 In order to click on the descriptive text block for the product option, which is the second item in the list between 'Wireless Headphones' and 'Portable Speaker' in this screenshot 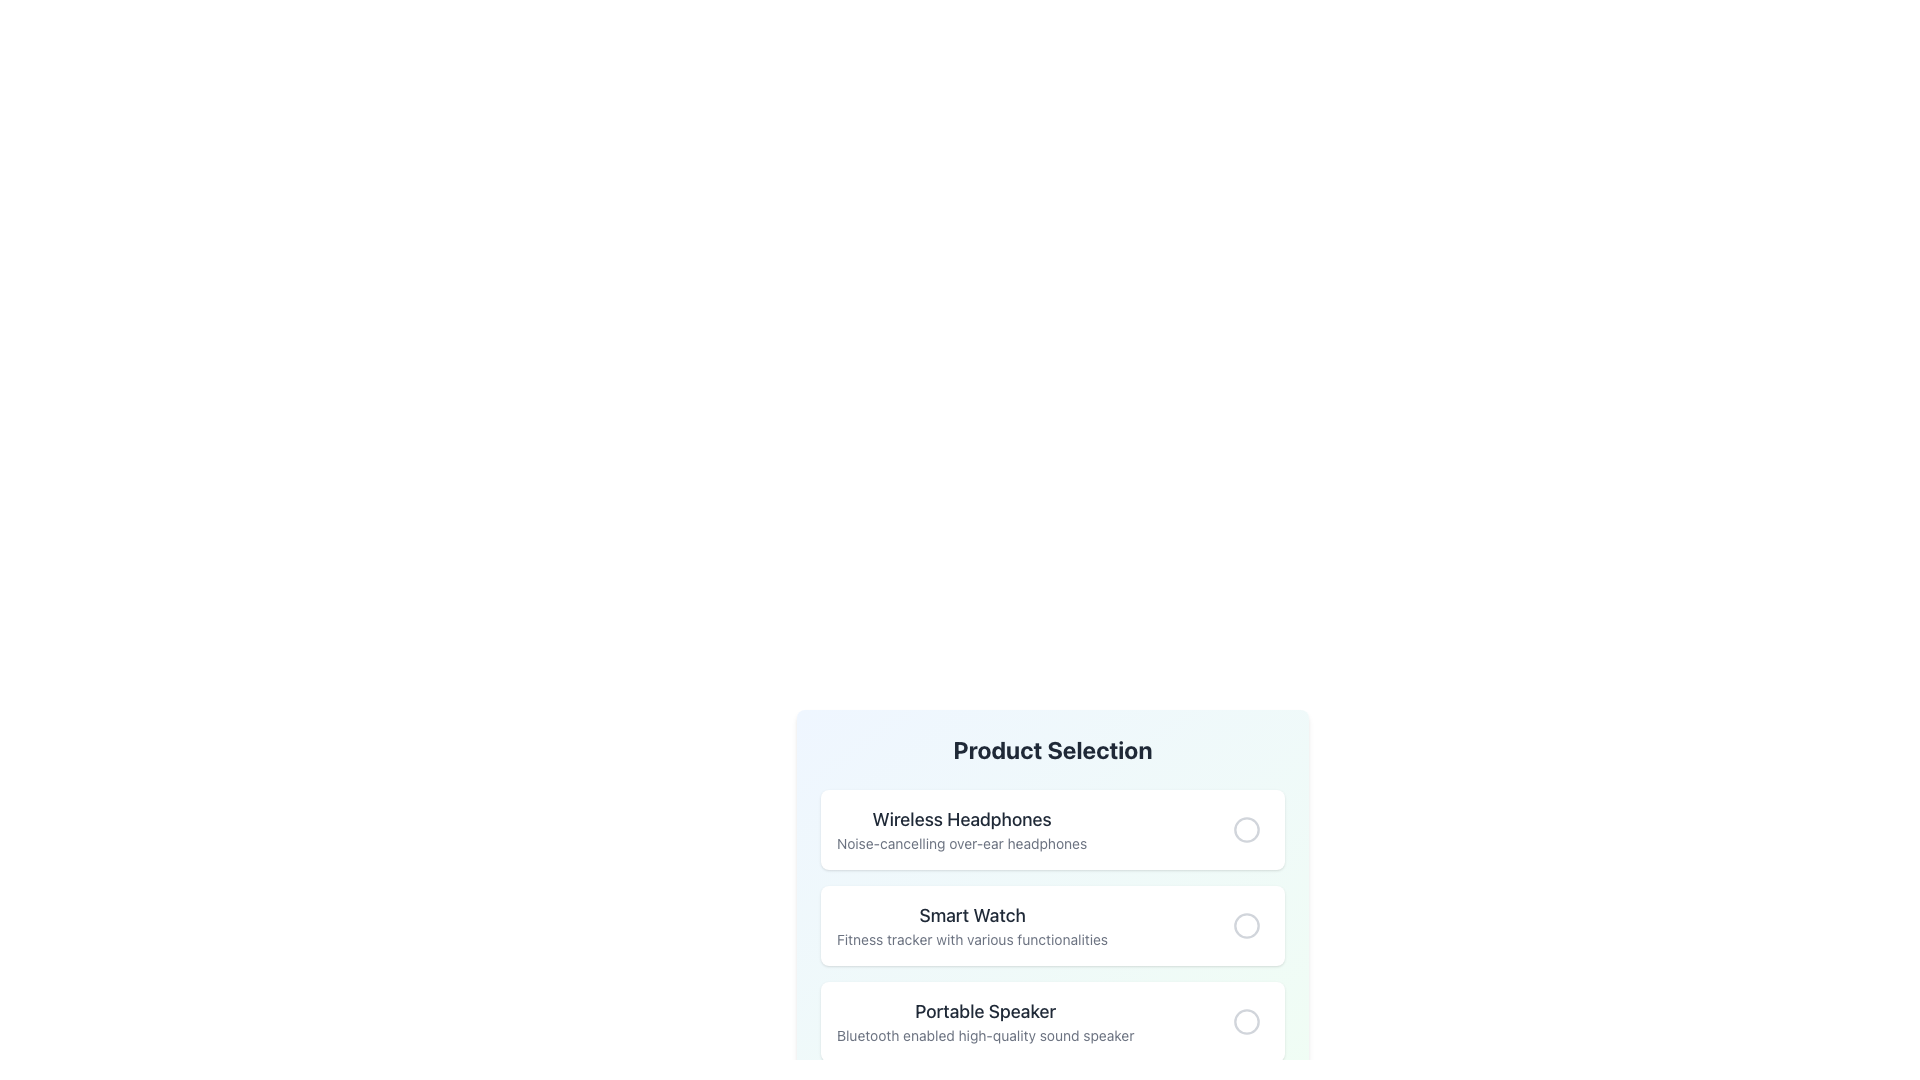, I will do `click(972, 925)`.